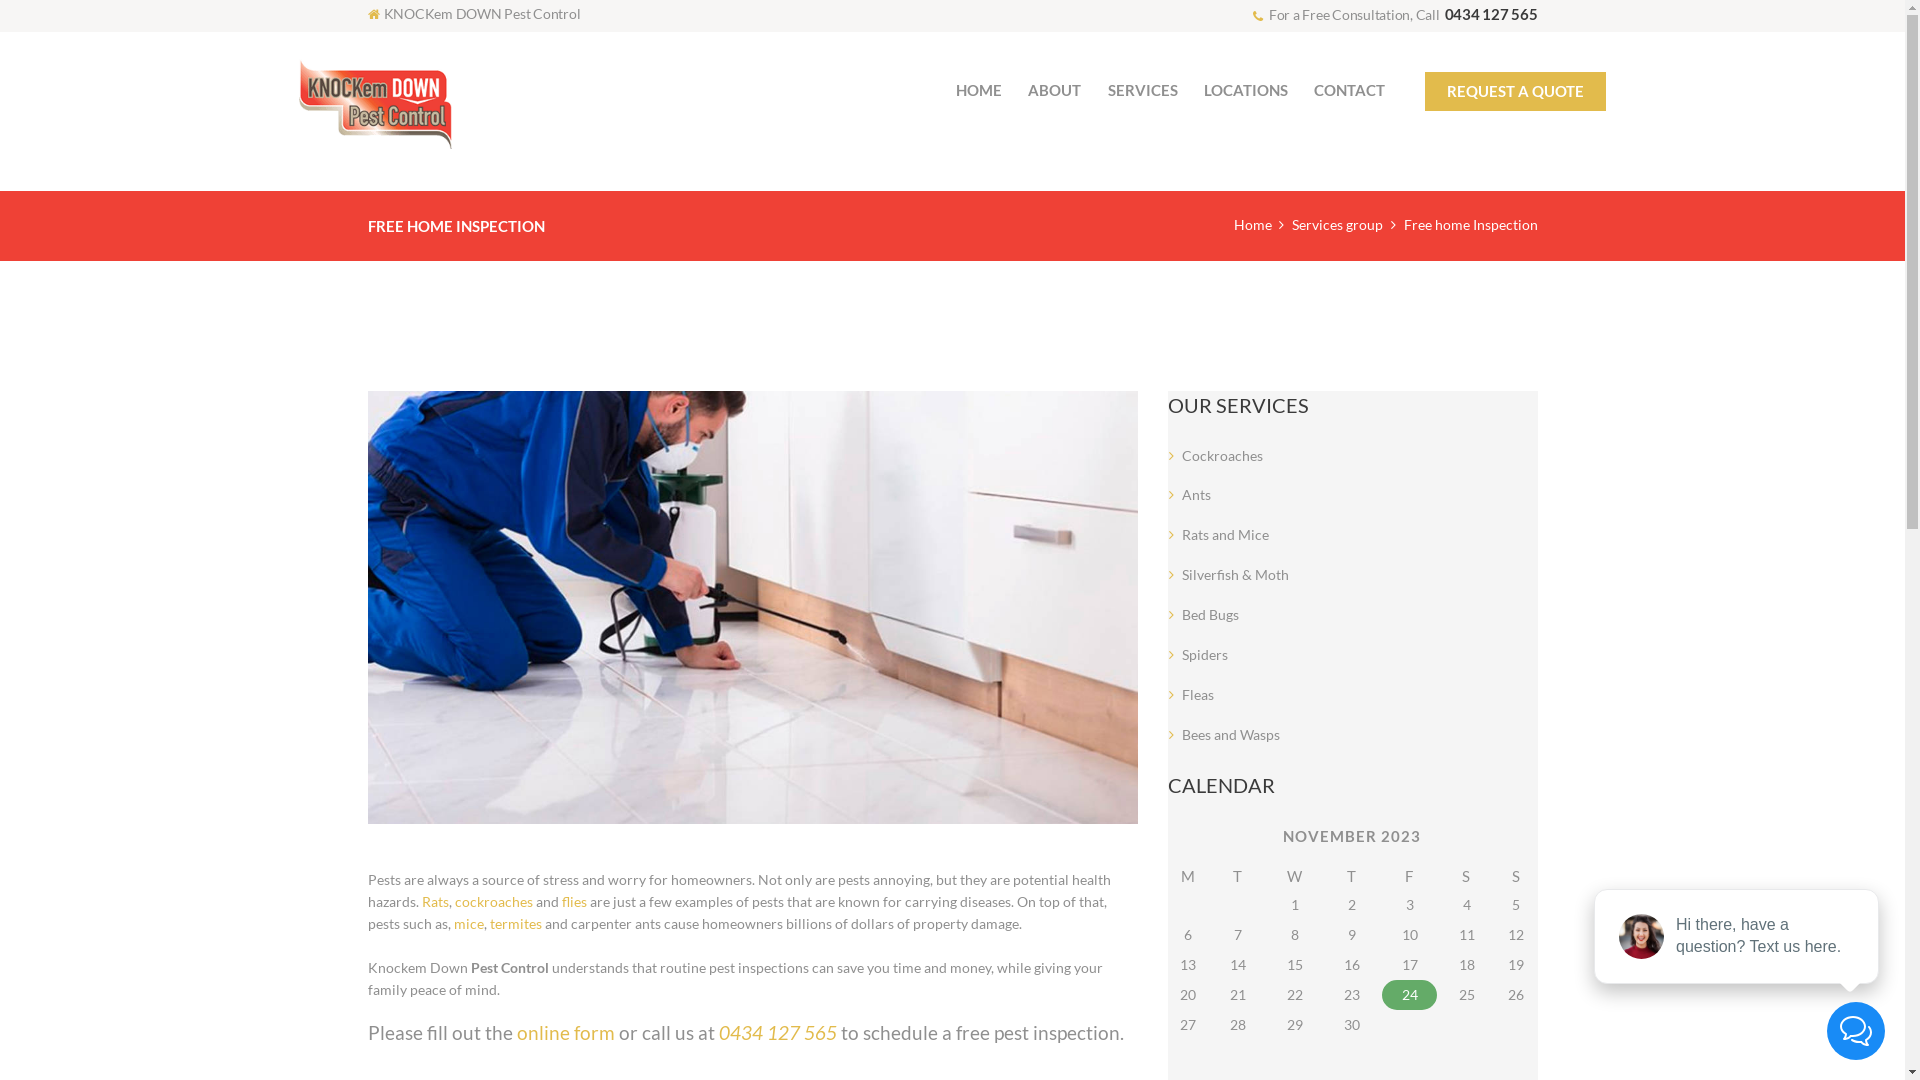 This screenshot has width=1920, height=1080. Describe the element at coordinates (1198, 693) in the screenshot. I see `'Fleas'` at that location.